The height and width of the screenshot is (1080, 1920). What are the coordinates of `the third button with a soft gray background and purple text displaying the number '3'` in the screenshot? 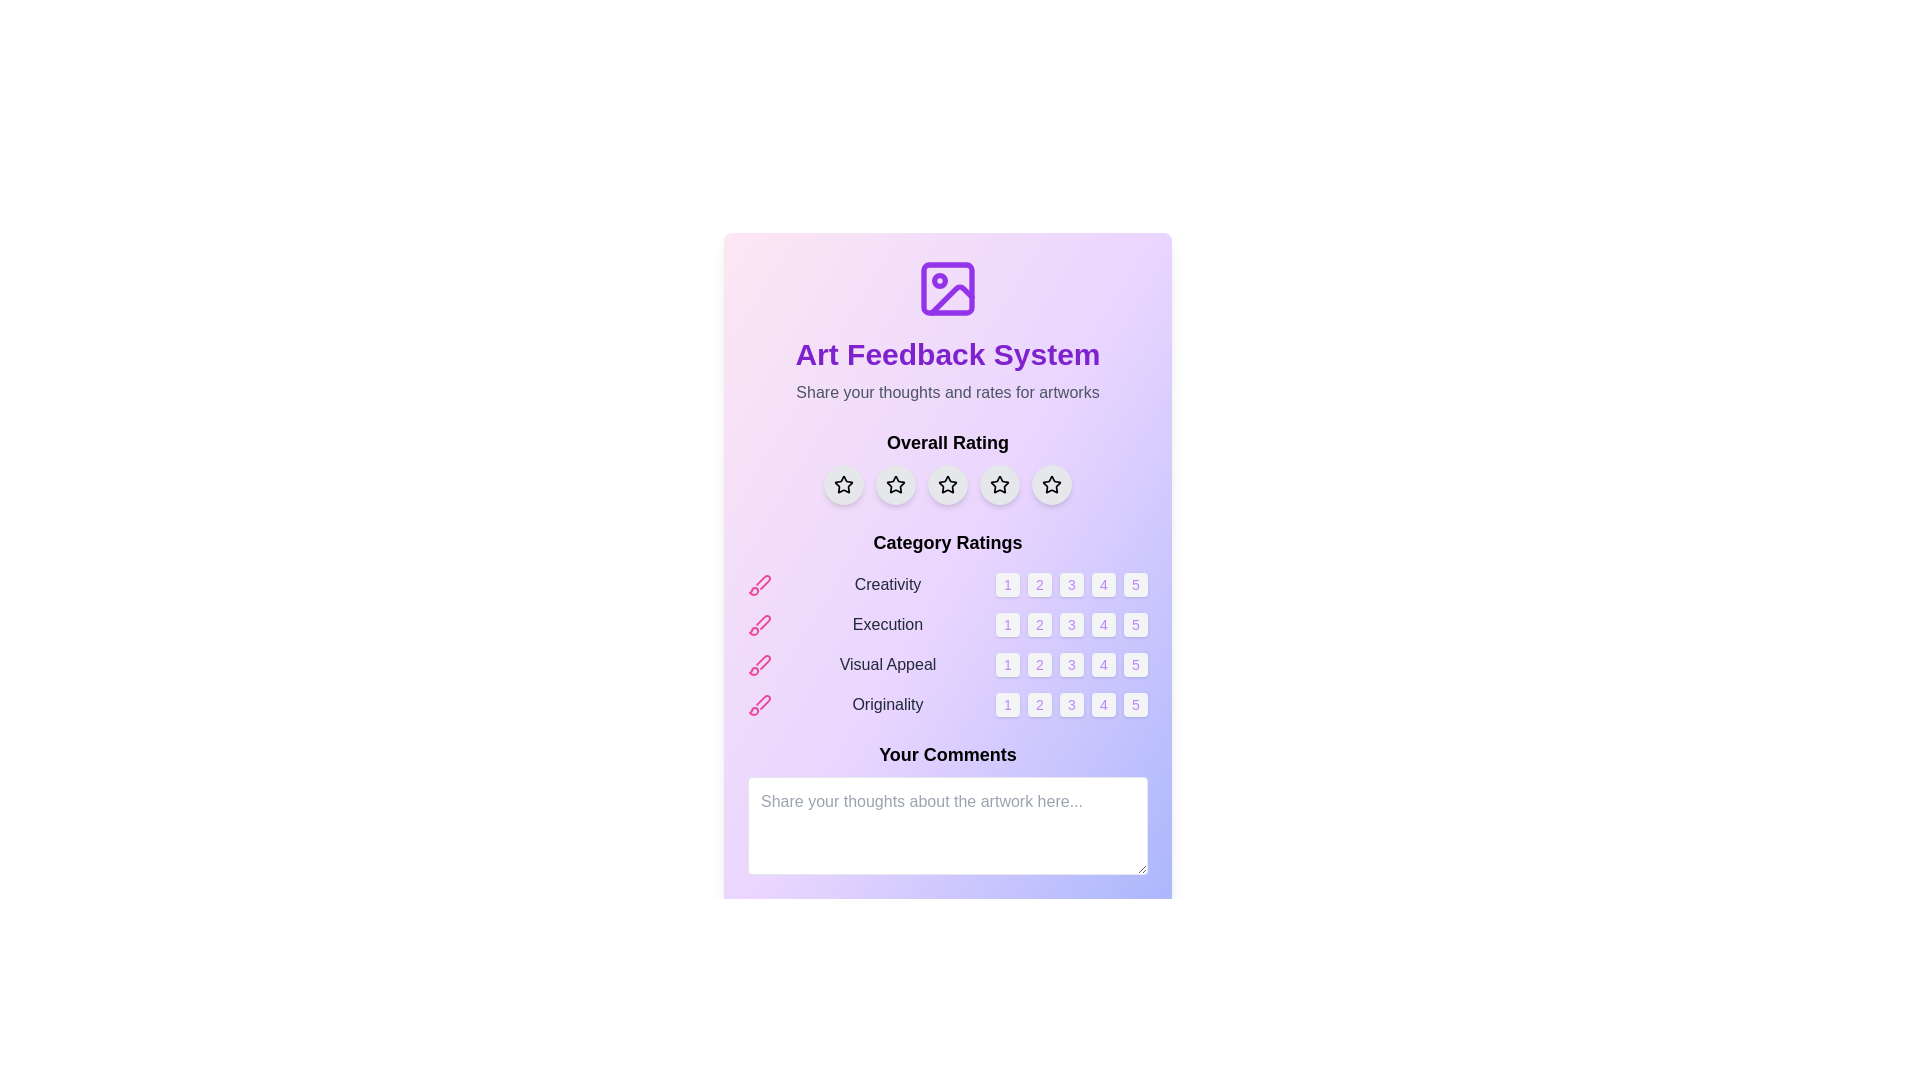 It's located at (1070, 704).